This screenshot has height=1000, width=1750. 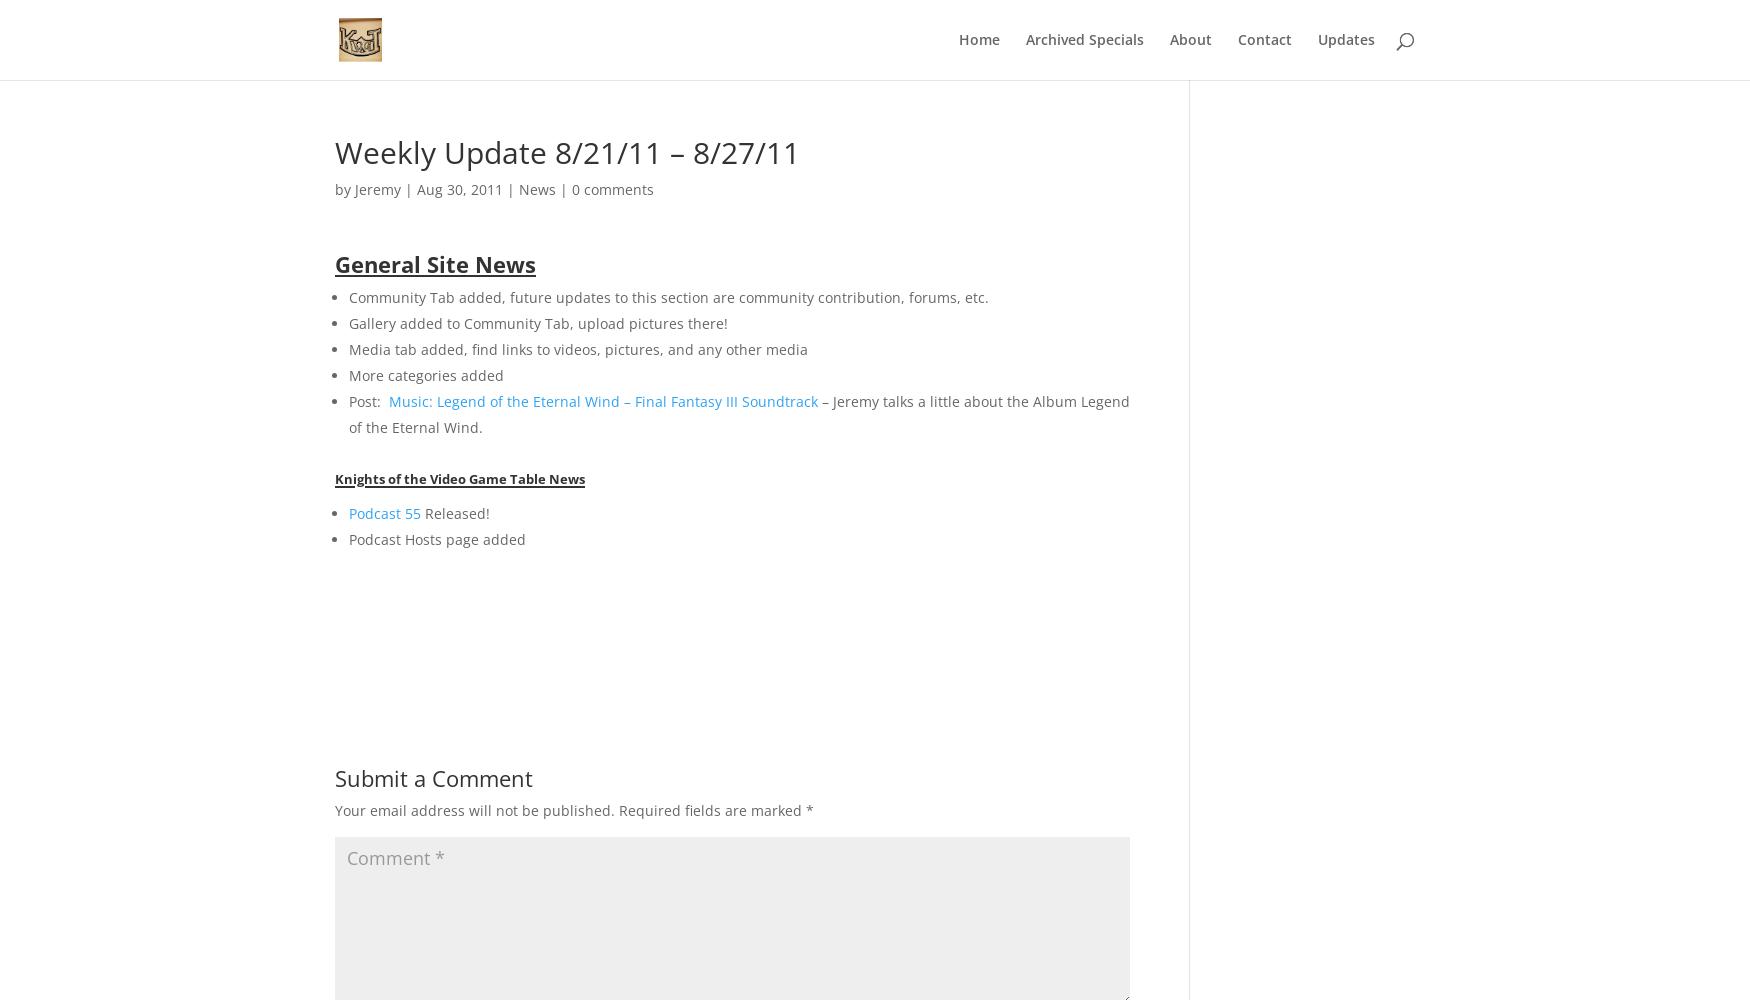 I want to click on '0 comments', so click(x=613, y=188).